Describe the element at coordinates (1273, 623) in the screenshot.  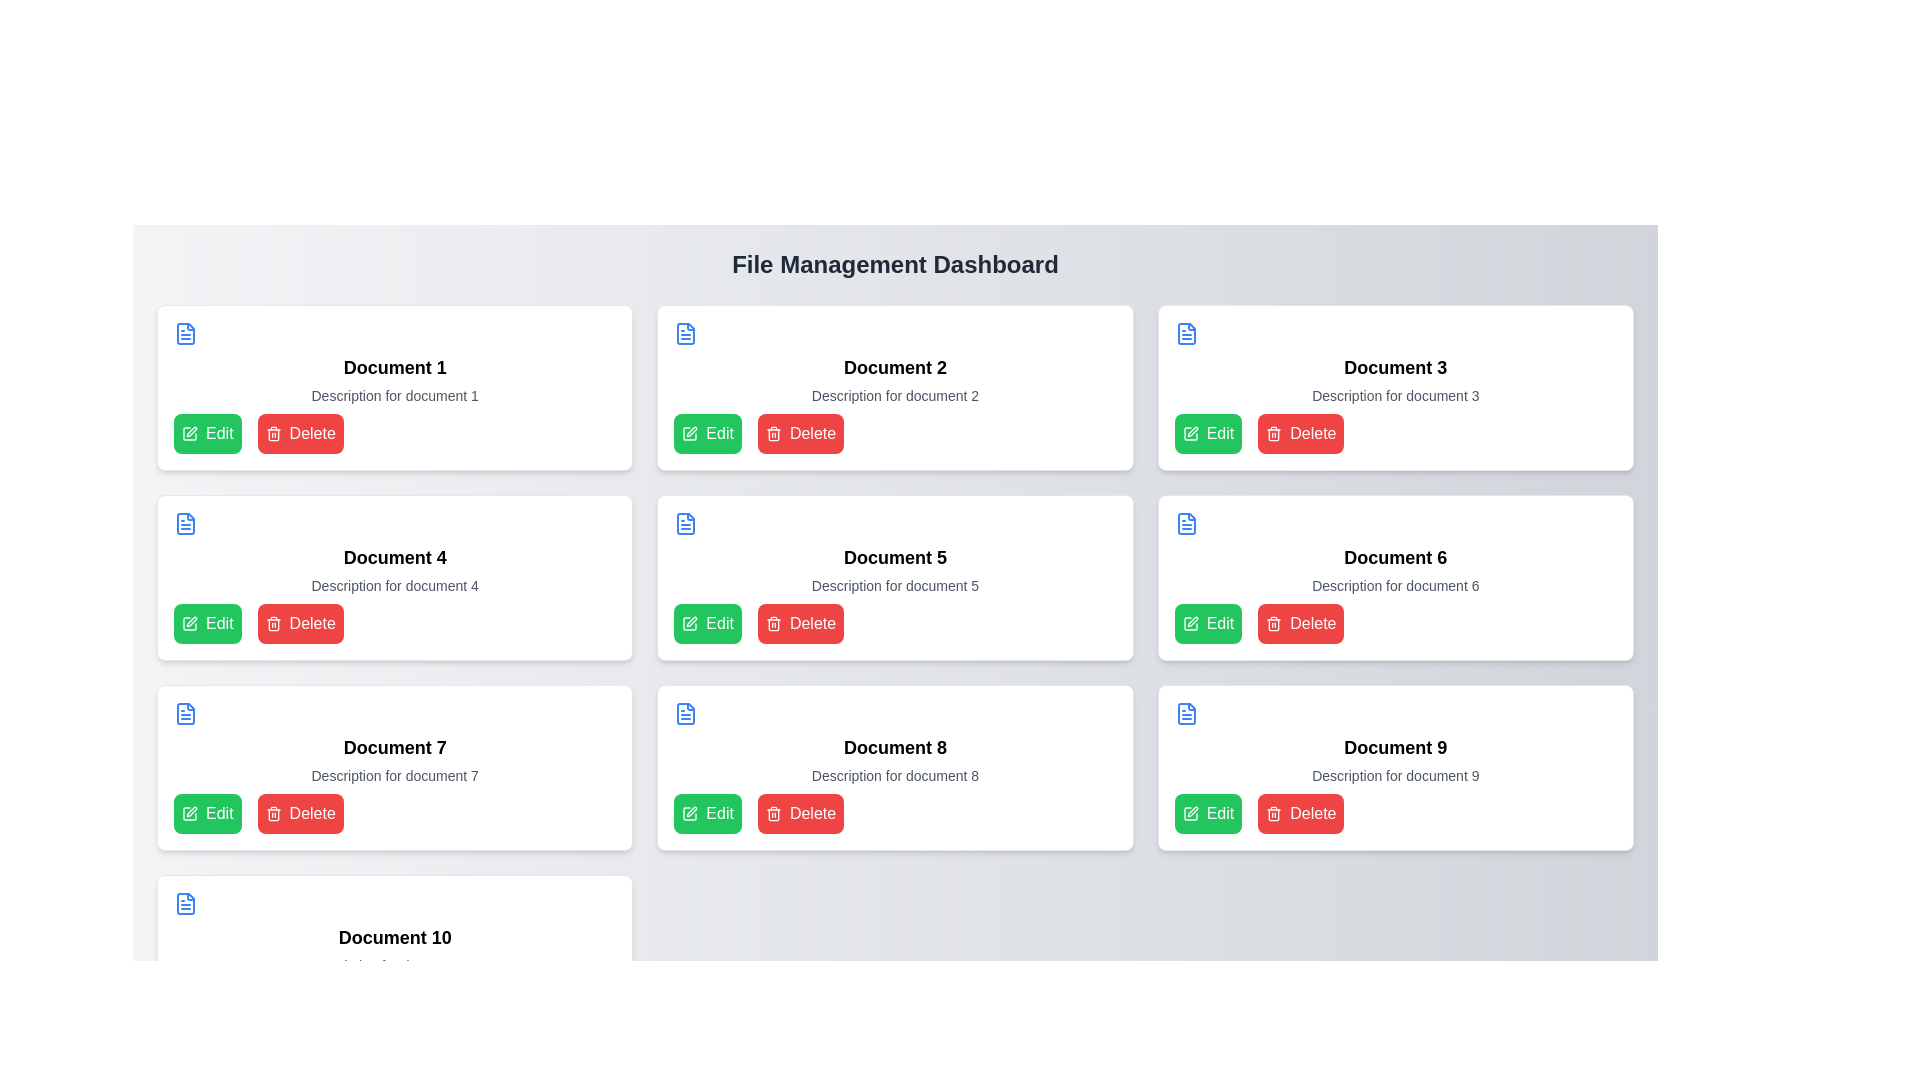
I see `the trash bin icon, which is a small icon with a red fill located inside the 'Delete' button for 'Document 5'` at that location.